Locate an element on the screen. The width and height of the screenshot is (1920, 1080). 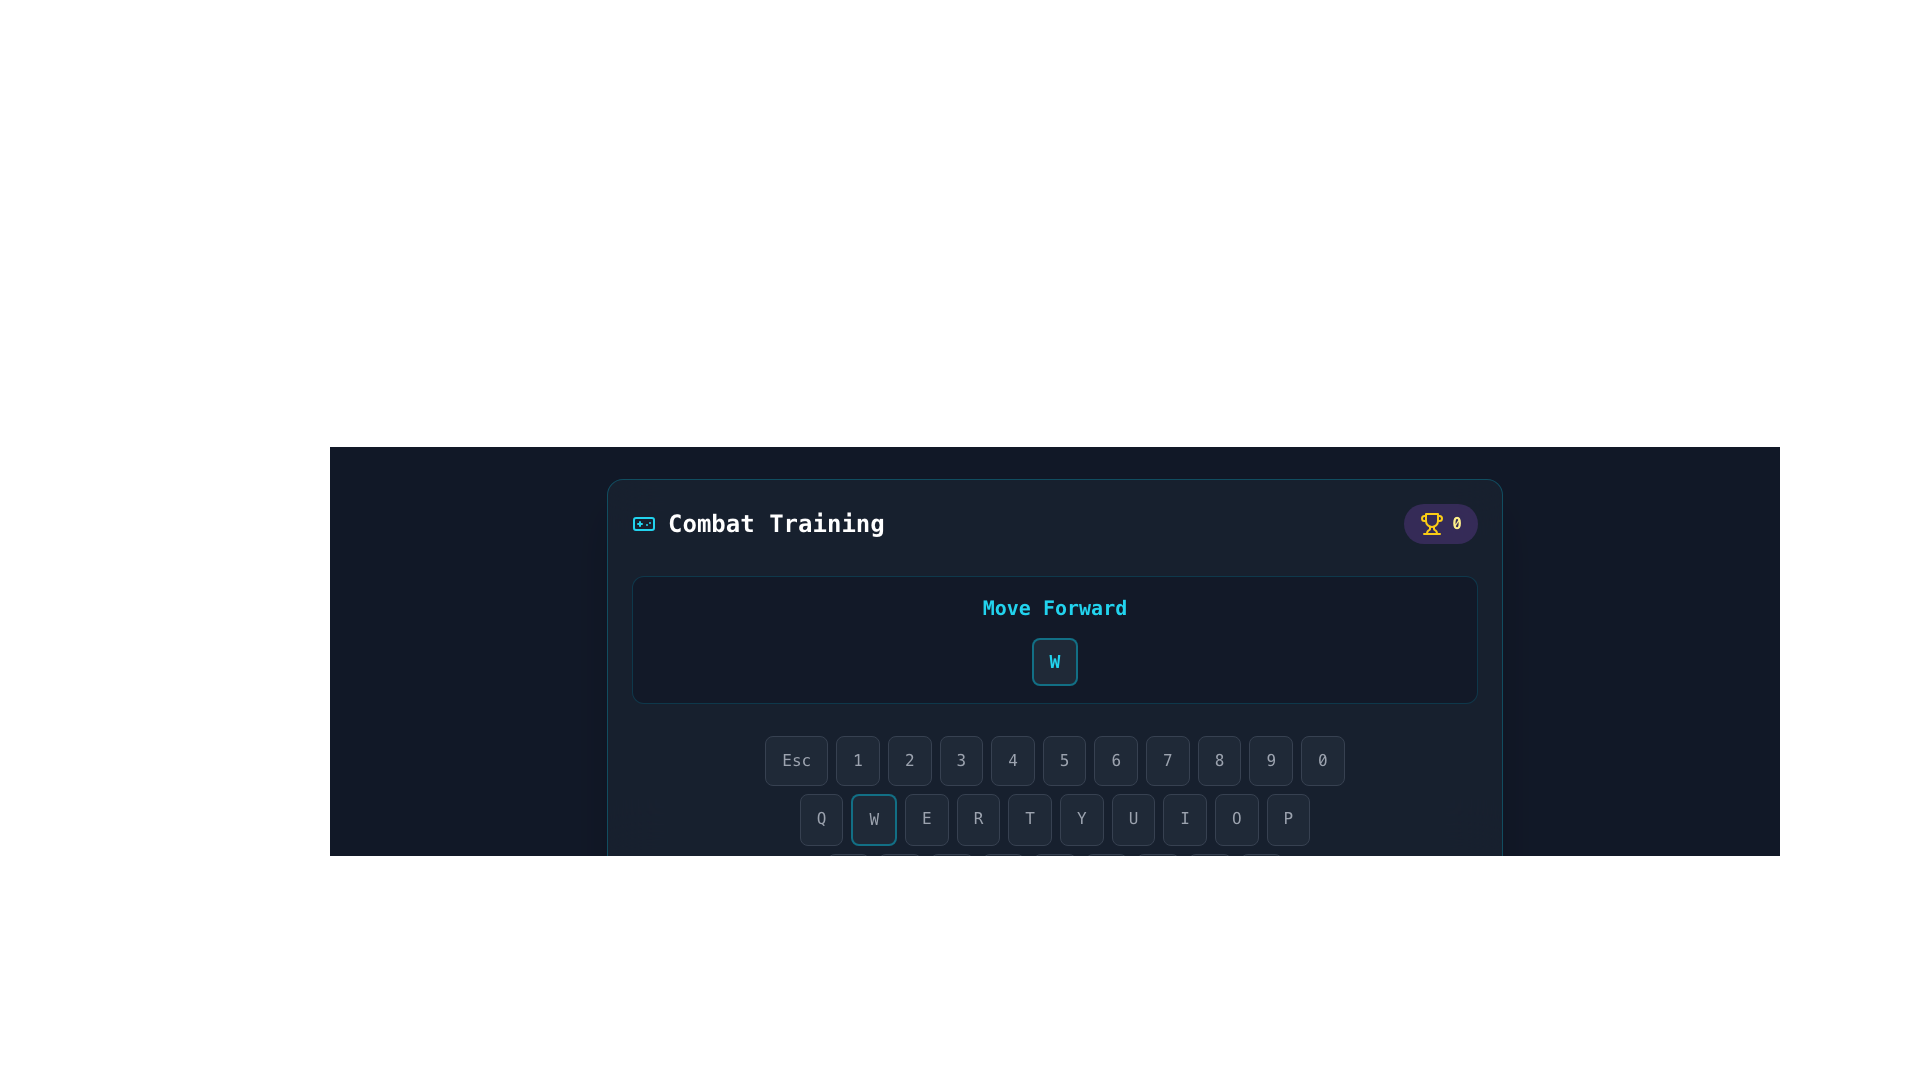
the 'B' key button on the virtual keyboard, which is the sixth button in a row, positioned between 'V' and 'N' is located at coordinates (1089, 937).